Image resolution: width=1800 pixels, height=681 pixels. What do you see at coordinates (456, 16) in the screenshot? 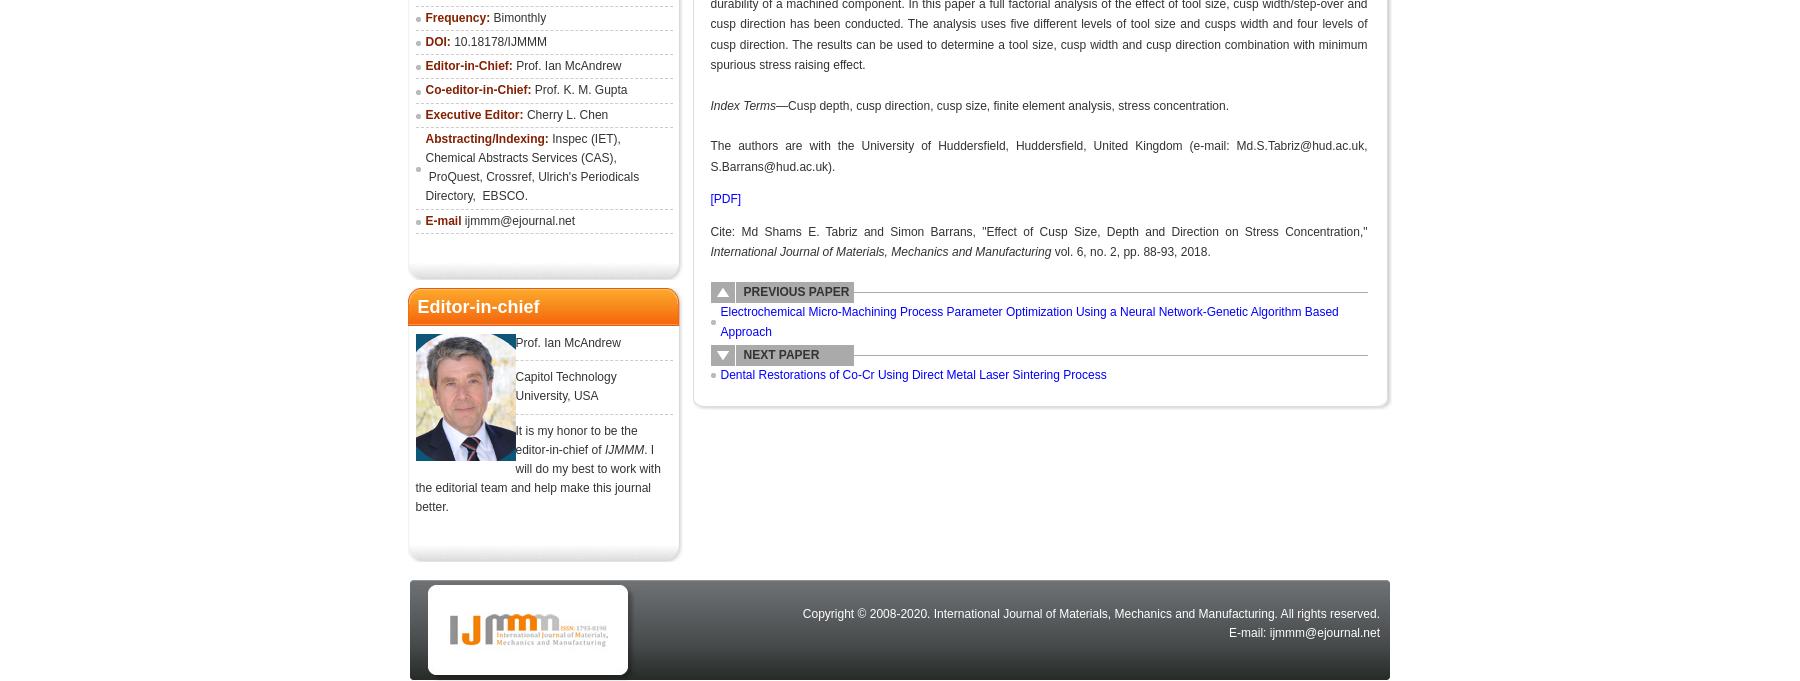
I see `'Frequency:'` at bounding box center [456, 16].